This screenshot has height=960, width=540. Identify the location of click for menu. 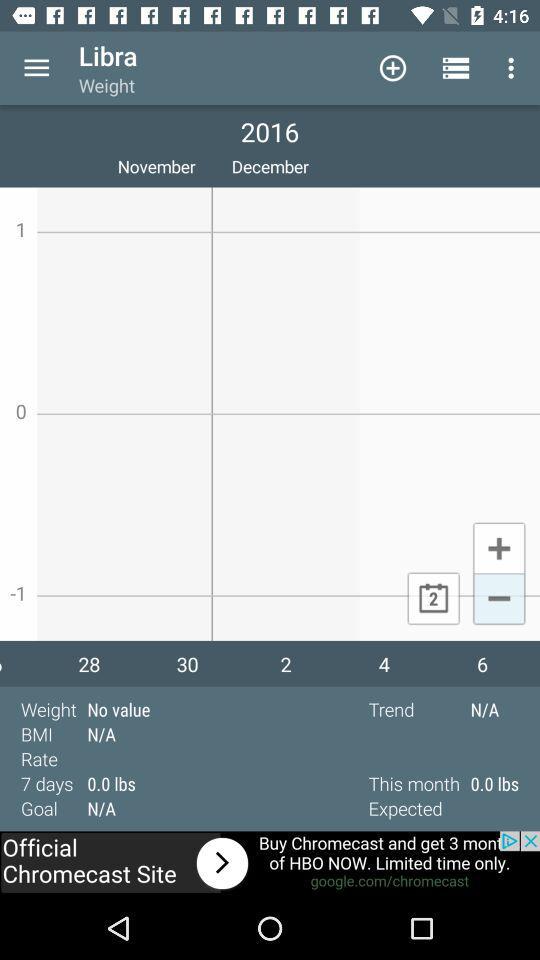
(36, 68).